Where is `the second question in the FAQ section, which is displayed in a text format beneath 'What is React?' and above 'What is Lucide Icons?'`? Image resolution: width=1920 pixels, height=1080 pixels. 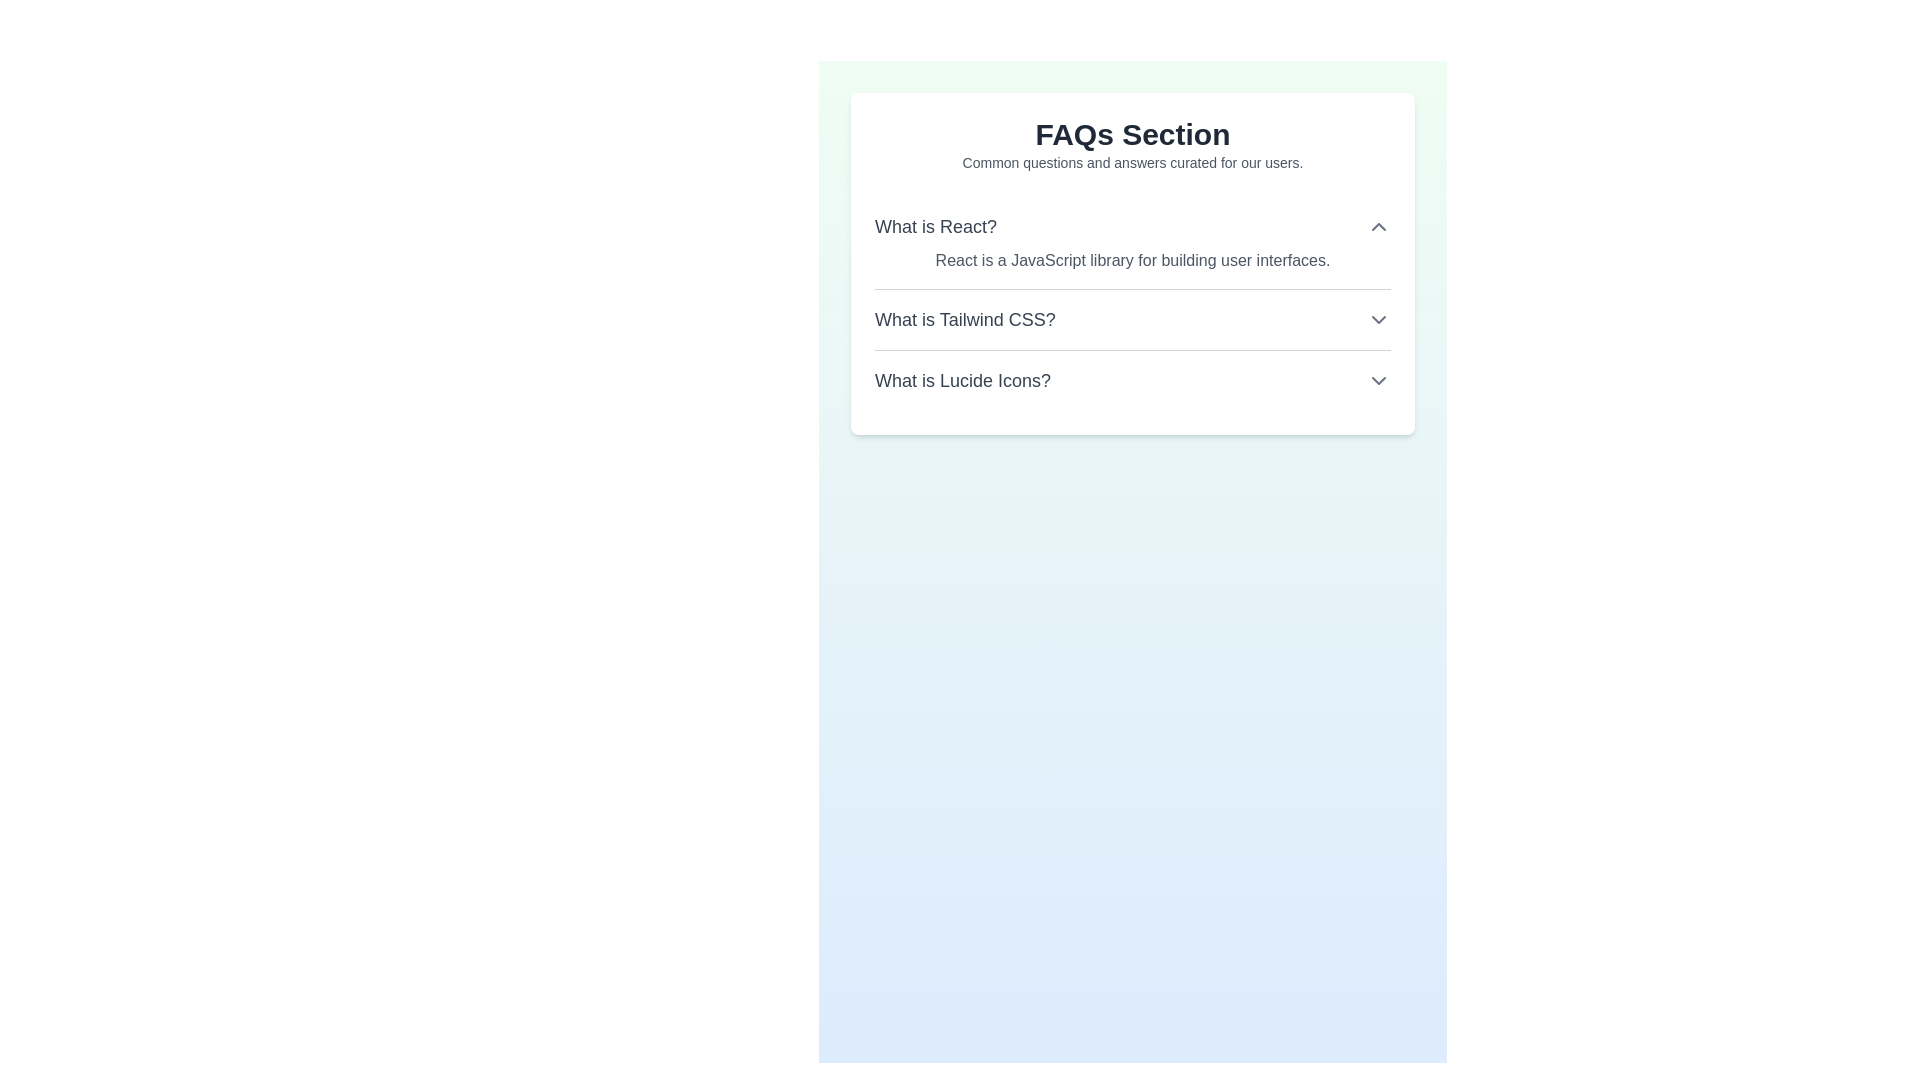
the second question in the FAQ section, which is displayed in a text format beneath 'What is React?' and above 'What is Lucide Icons?' is located at coordinates (965, 319).